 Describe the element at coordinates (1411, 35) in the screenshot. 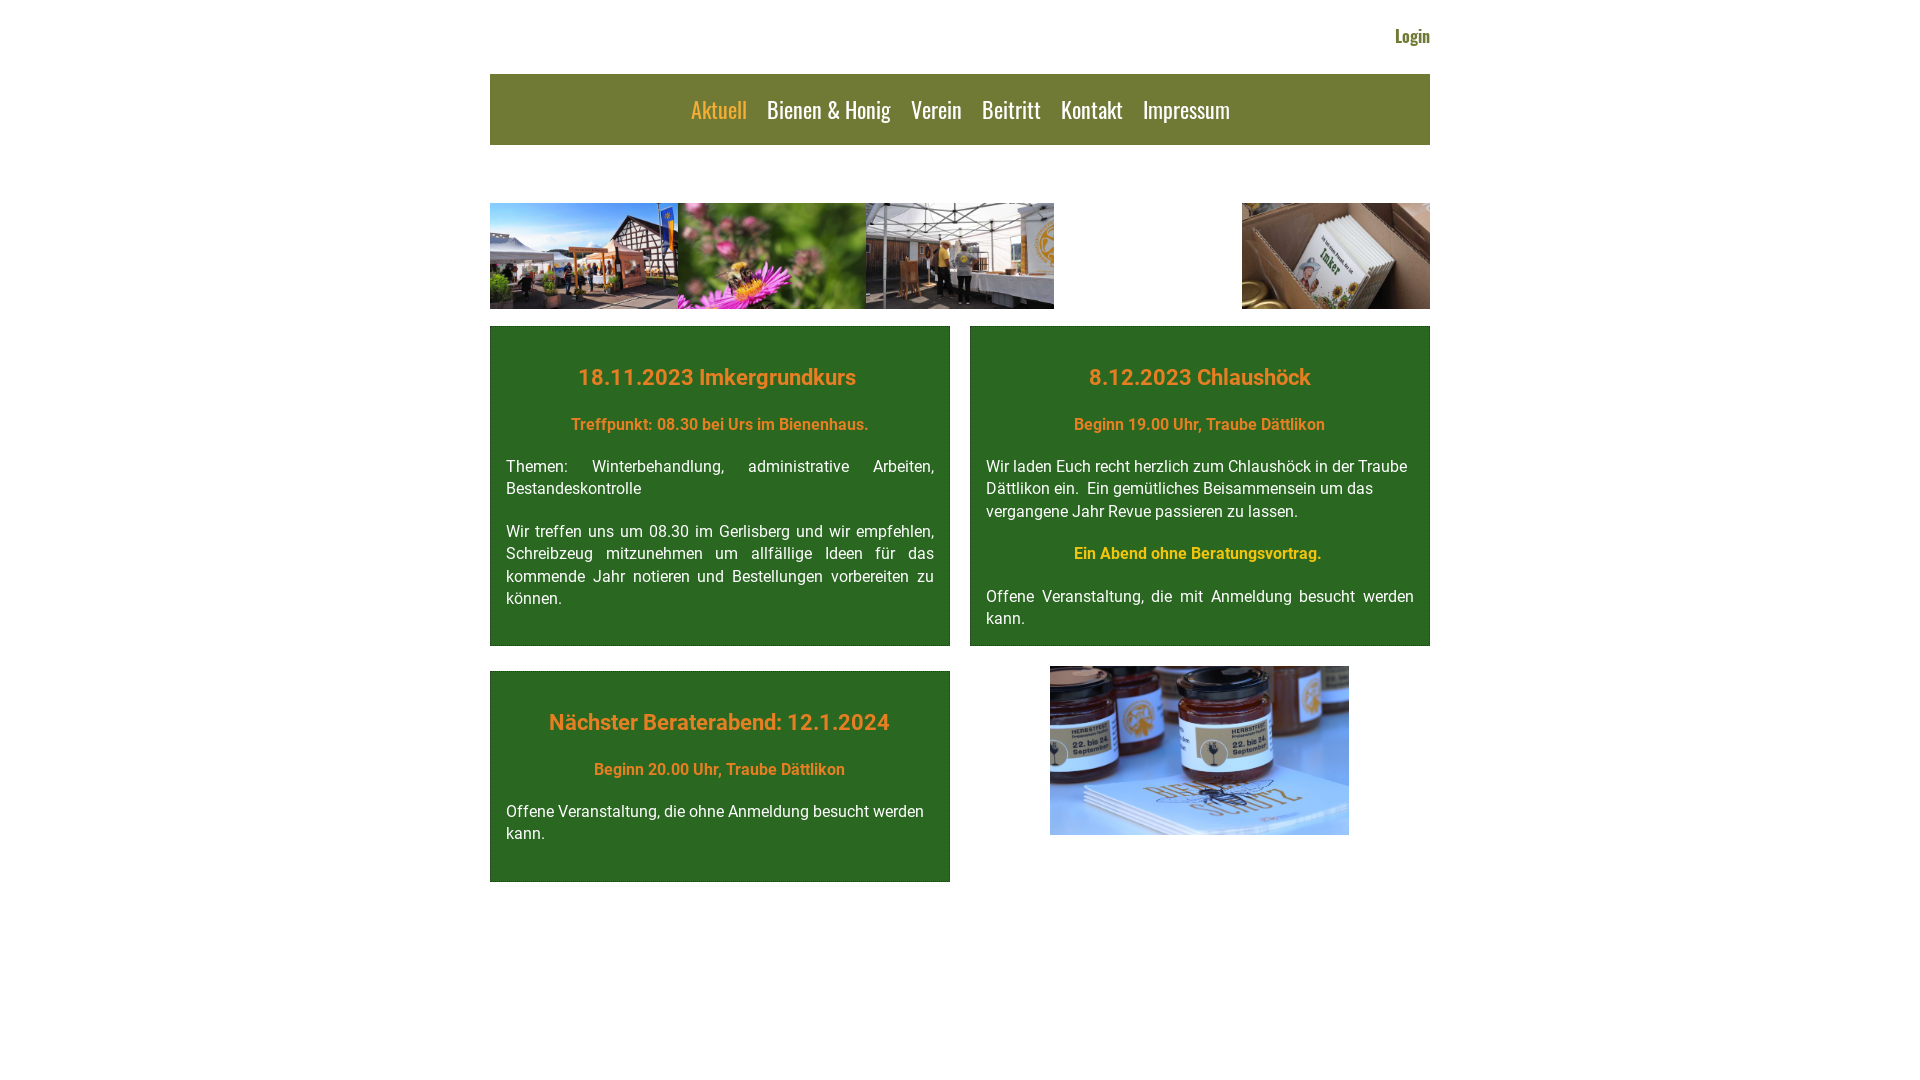

I see `'Login'` at that location.